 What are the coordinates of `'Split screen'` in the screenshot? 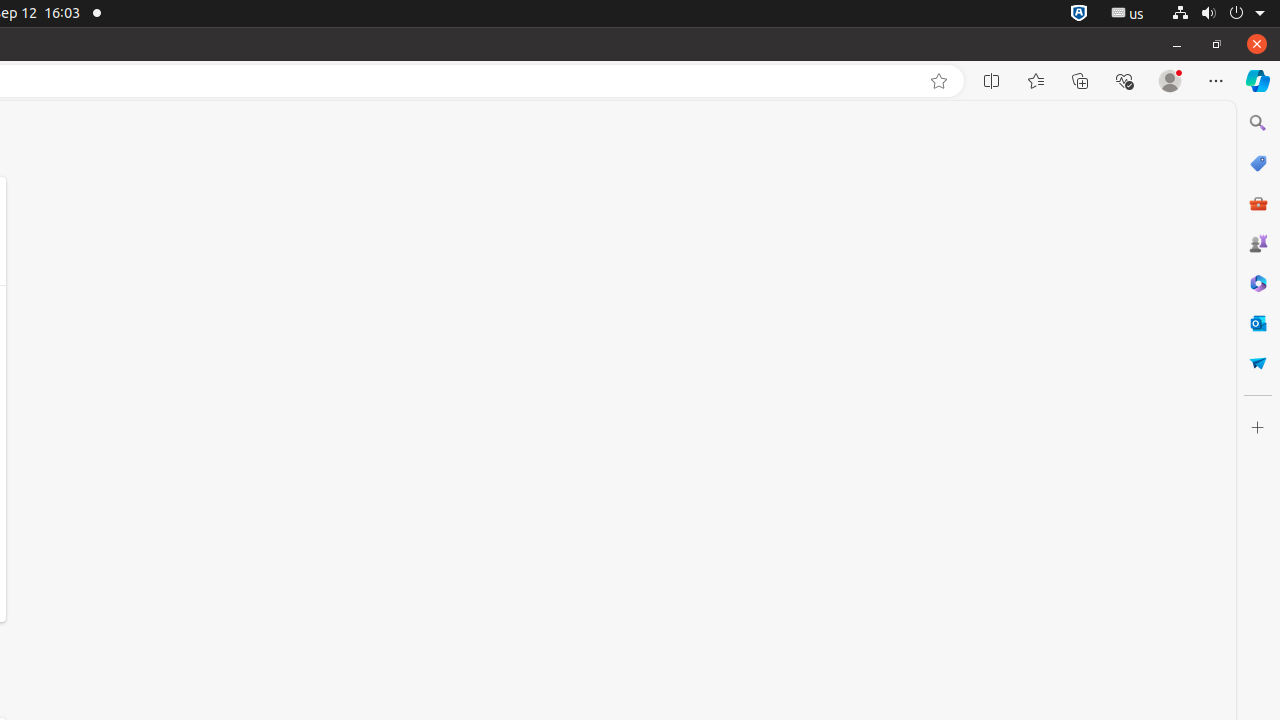 It's located at (992, 80).